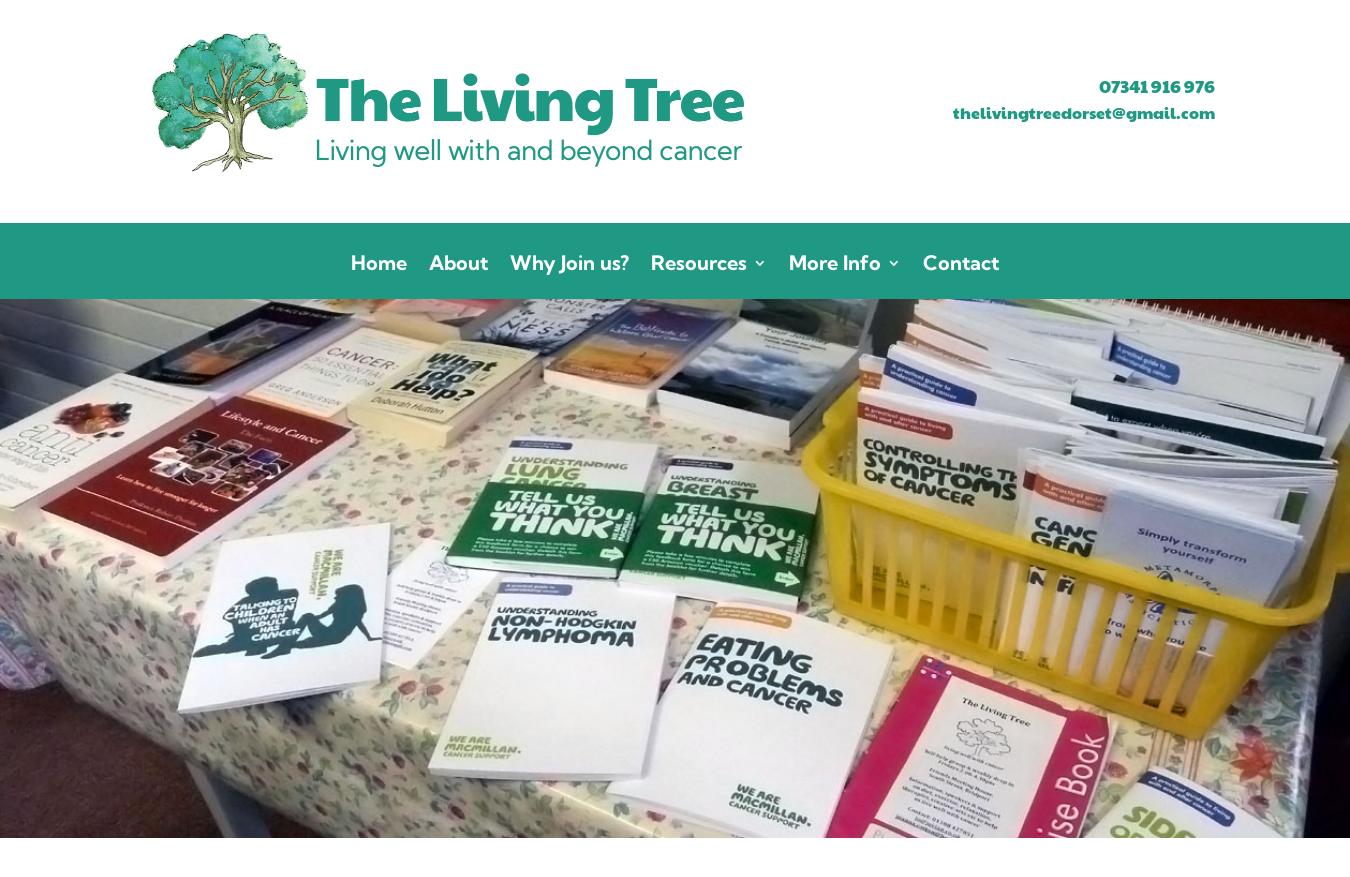 The image size is (1350, 877). I want to click on 'Why Join us?', so click(569, 261).